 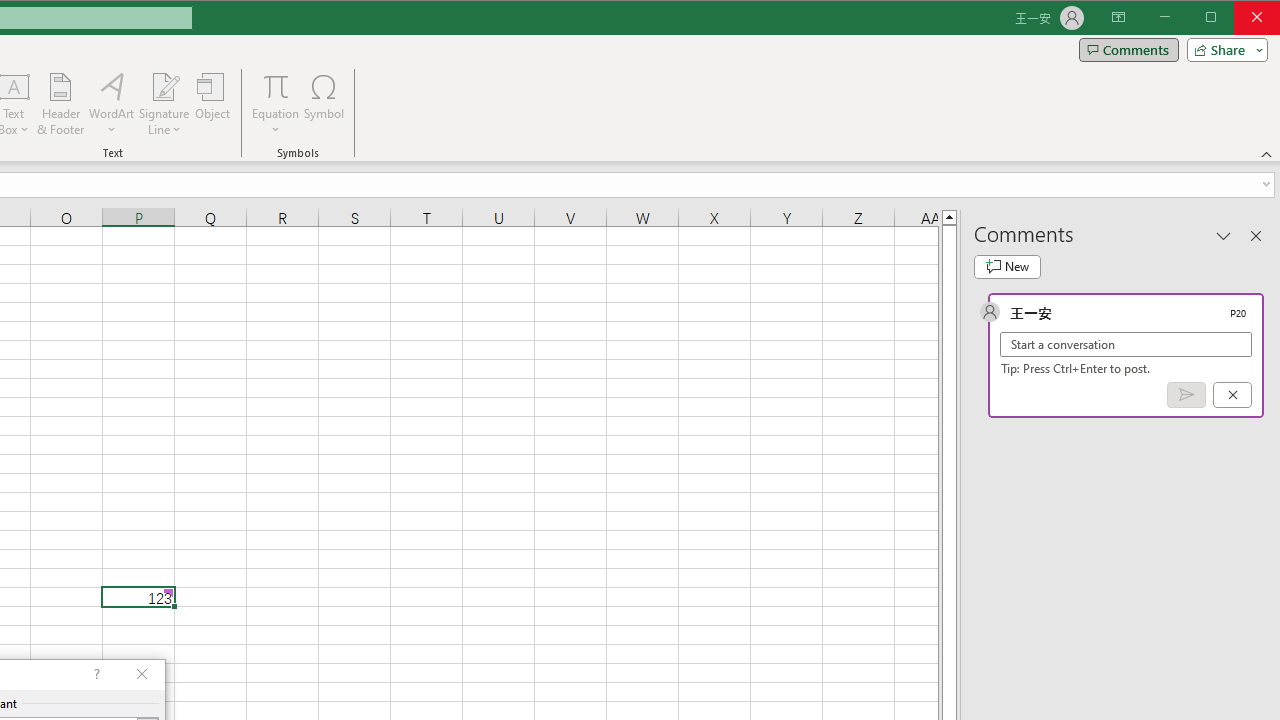 I want to click on 'Task Pane Options', so click(x=1223, y=234).